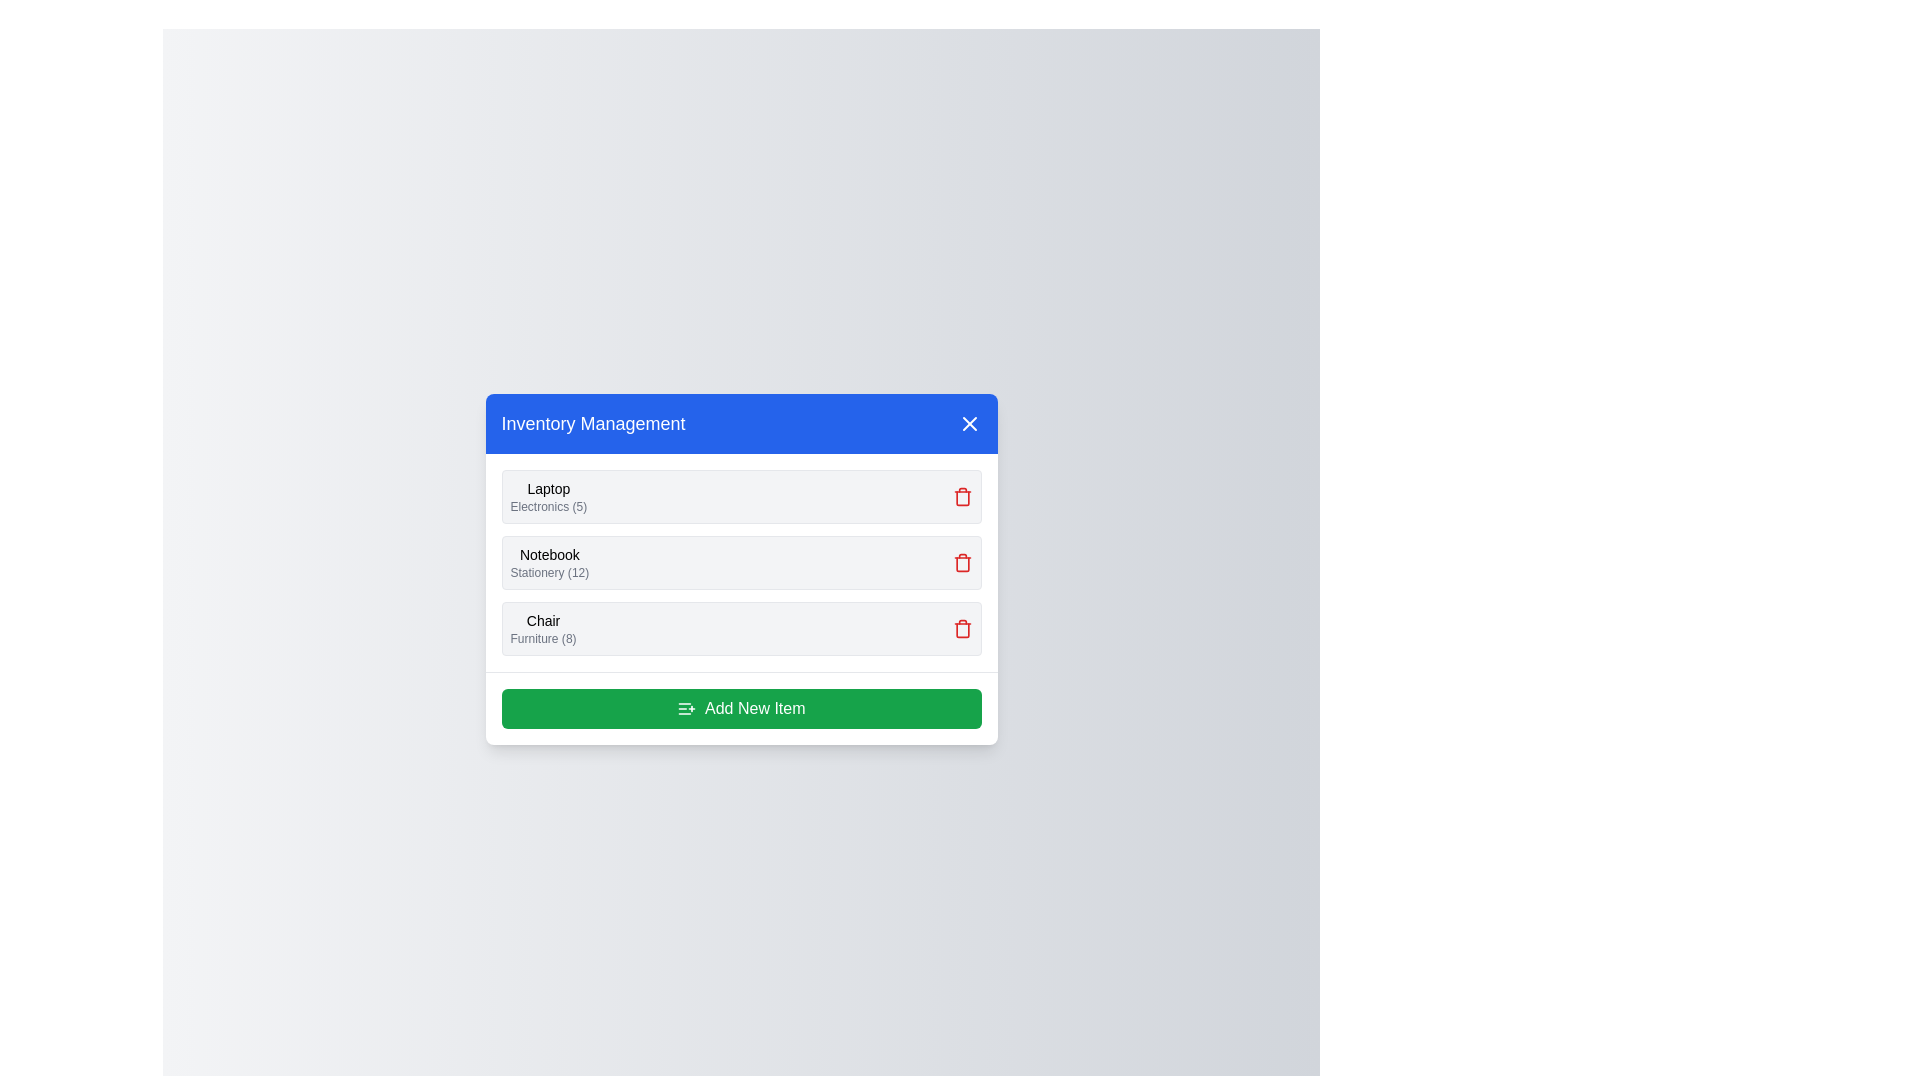 Image resolution: width=1920 pixels, height=1080 pixels. Describe the element at coordinates (962, 627) in the screenshot. I see `delete icon next to the item named Chair to remove it from the inventory` at that location.